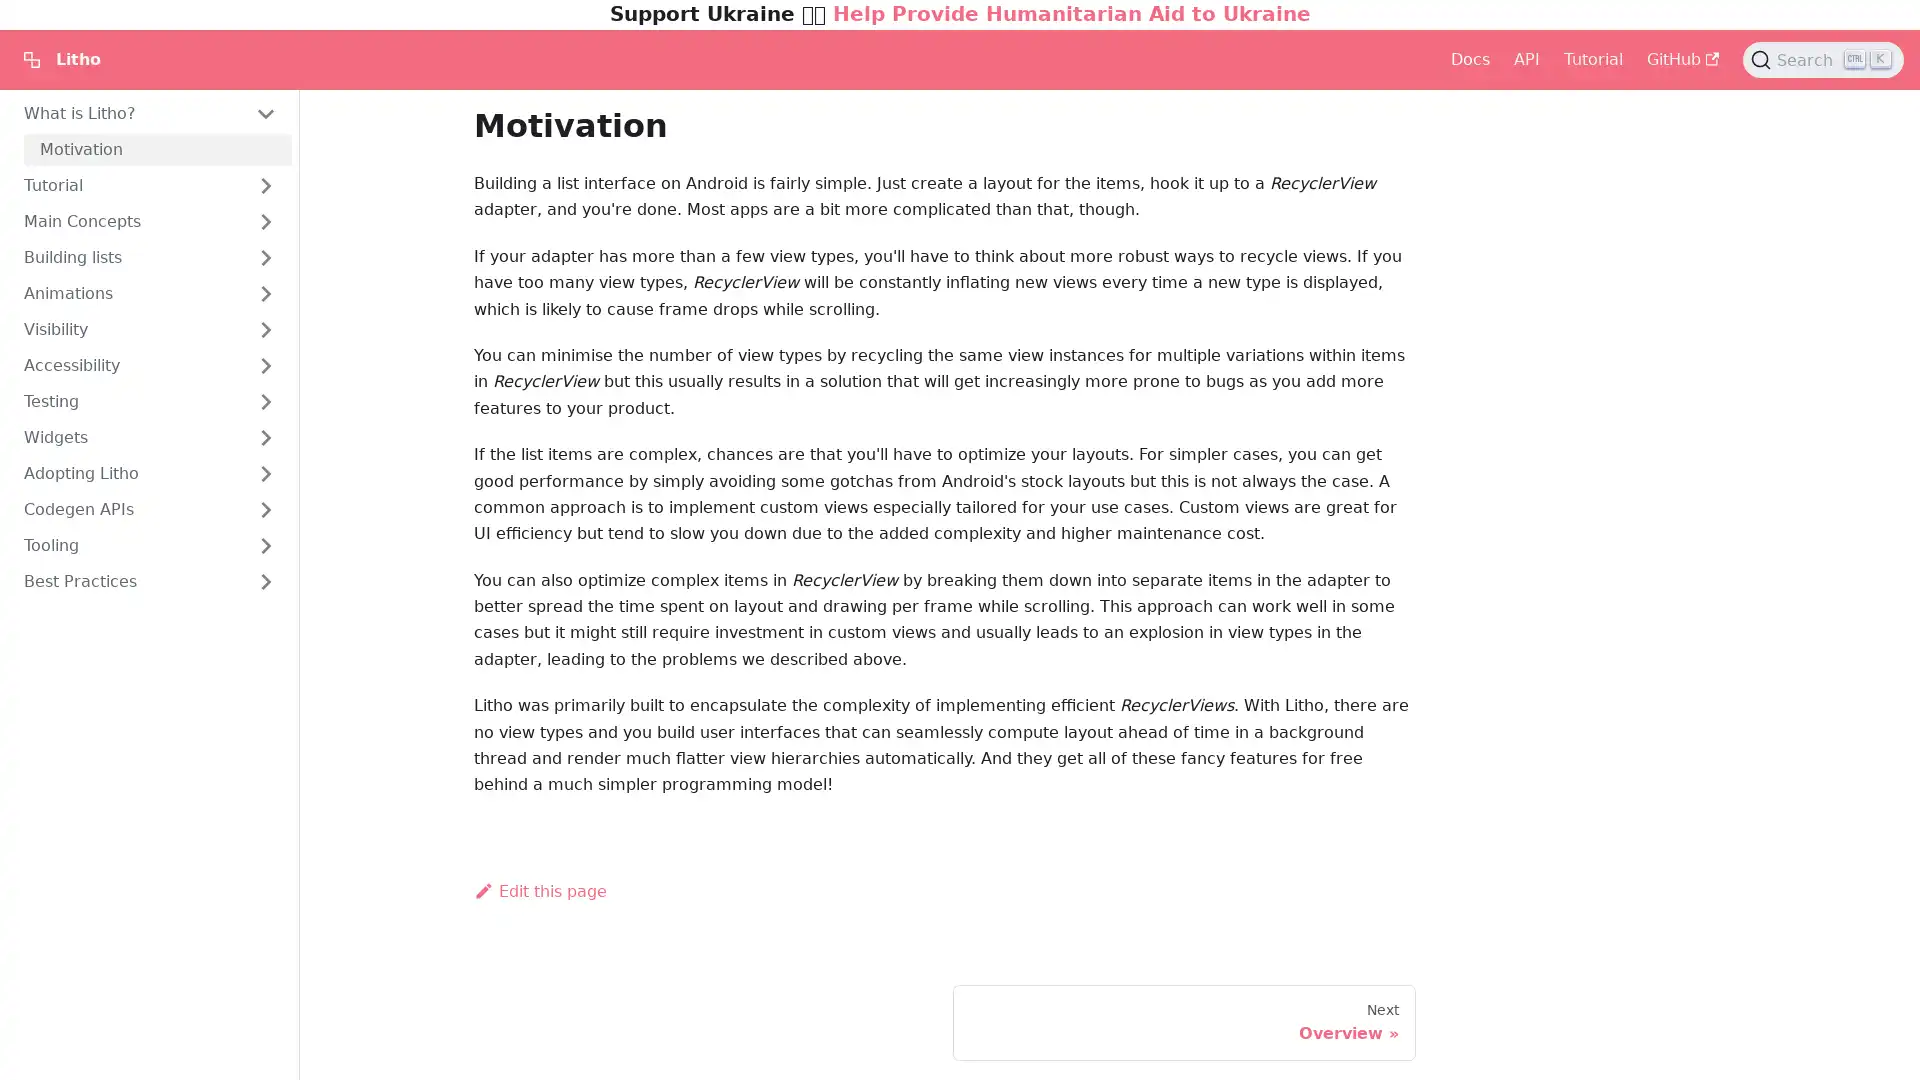  I want to click on Search, so click(1823, 59).